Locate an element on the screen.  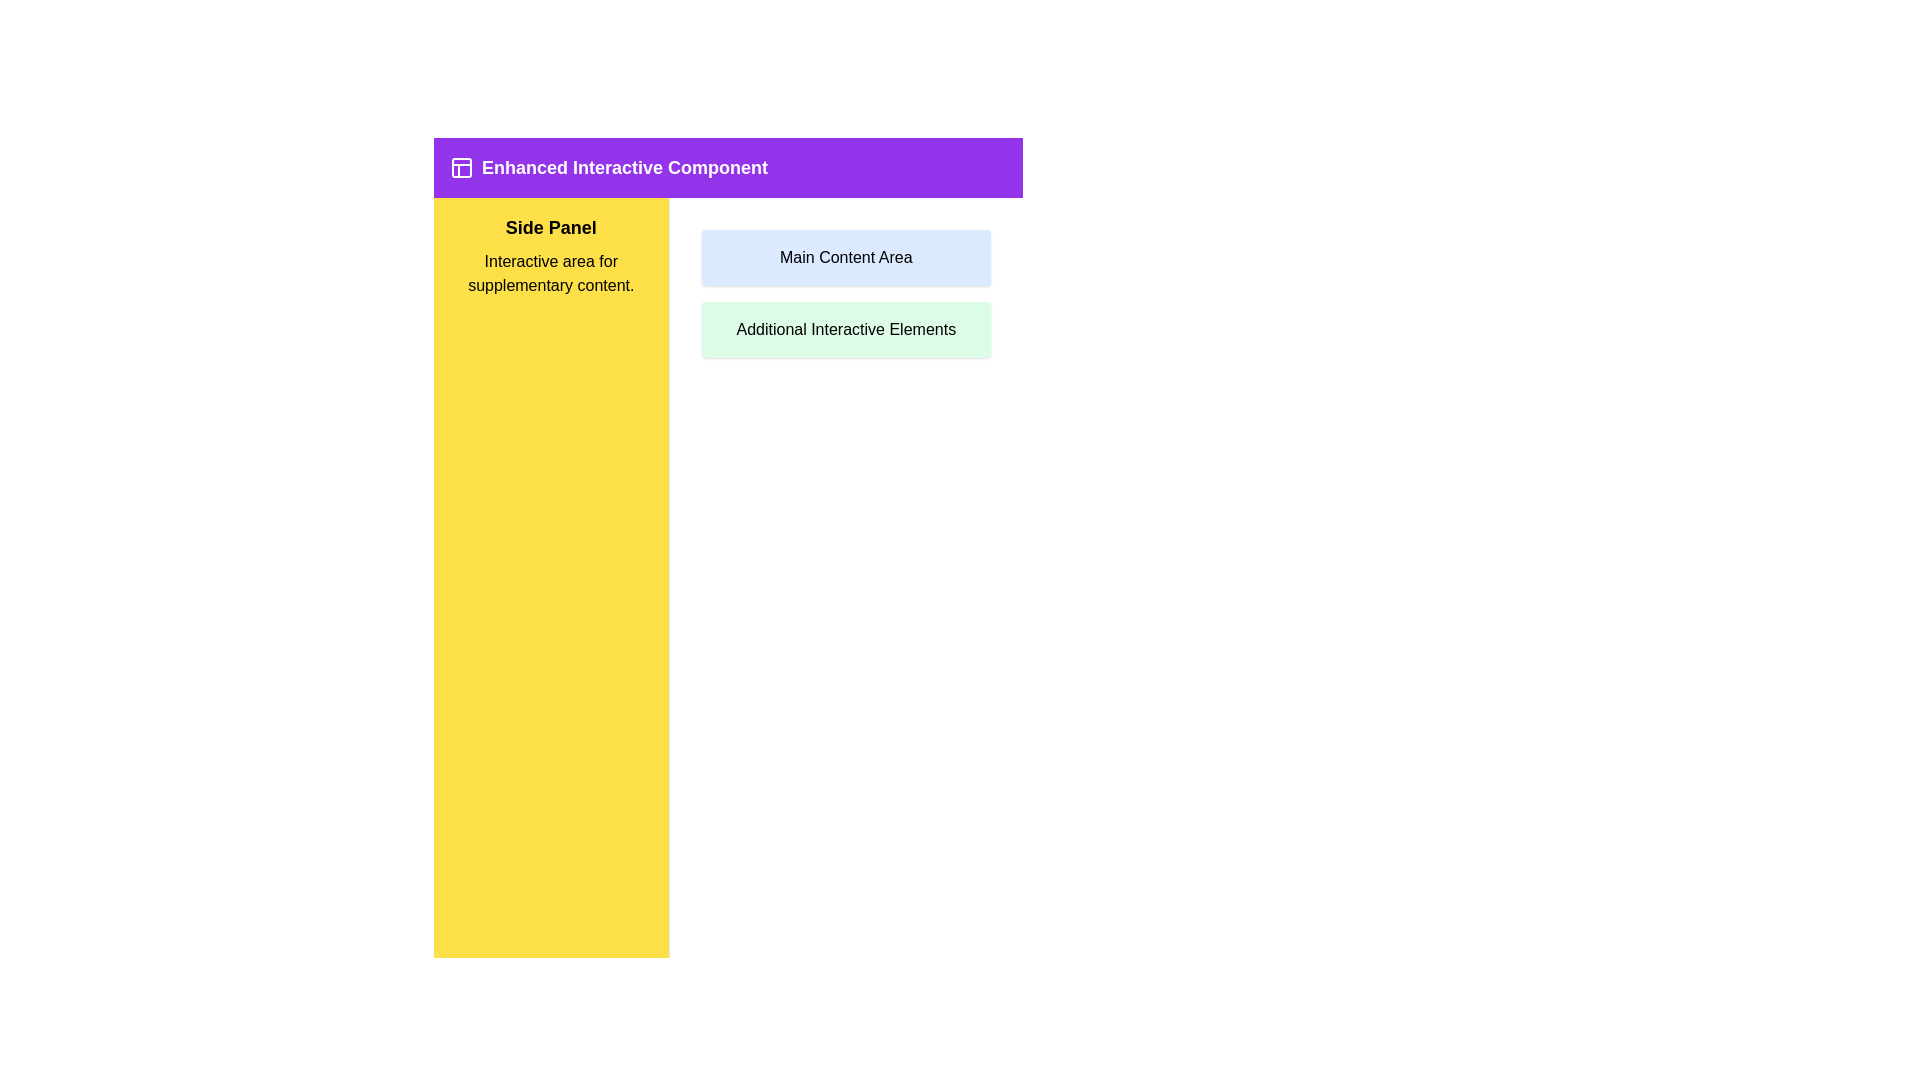
text 'Enhanced Interactive Component' from the header bar with a purple background and white text positioned at the top of the interface is located at coordinates (727, 167).